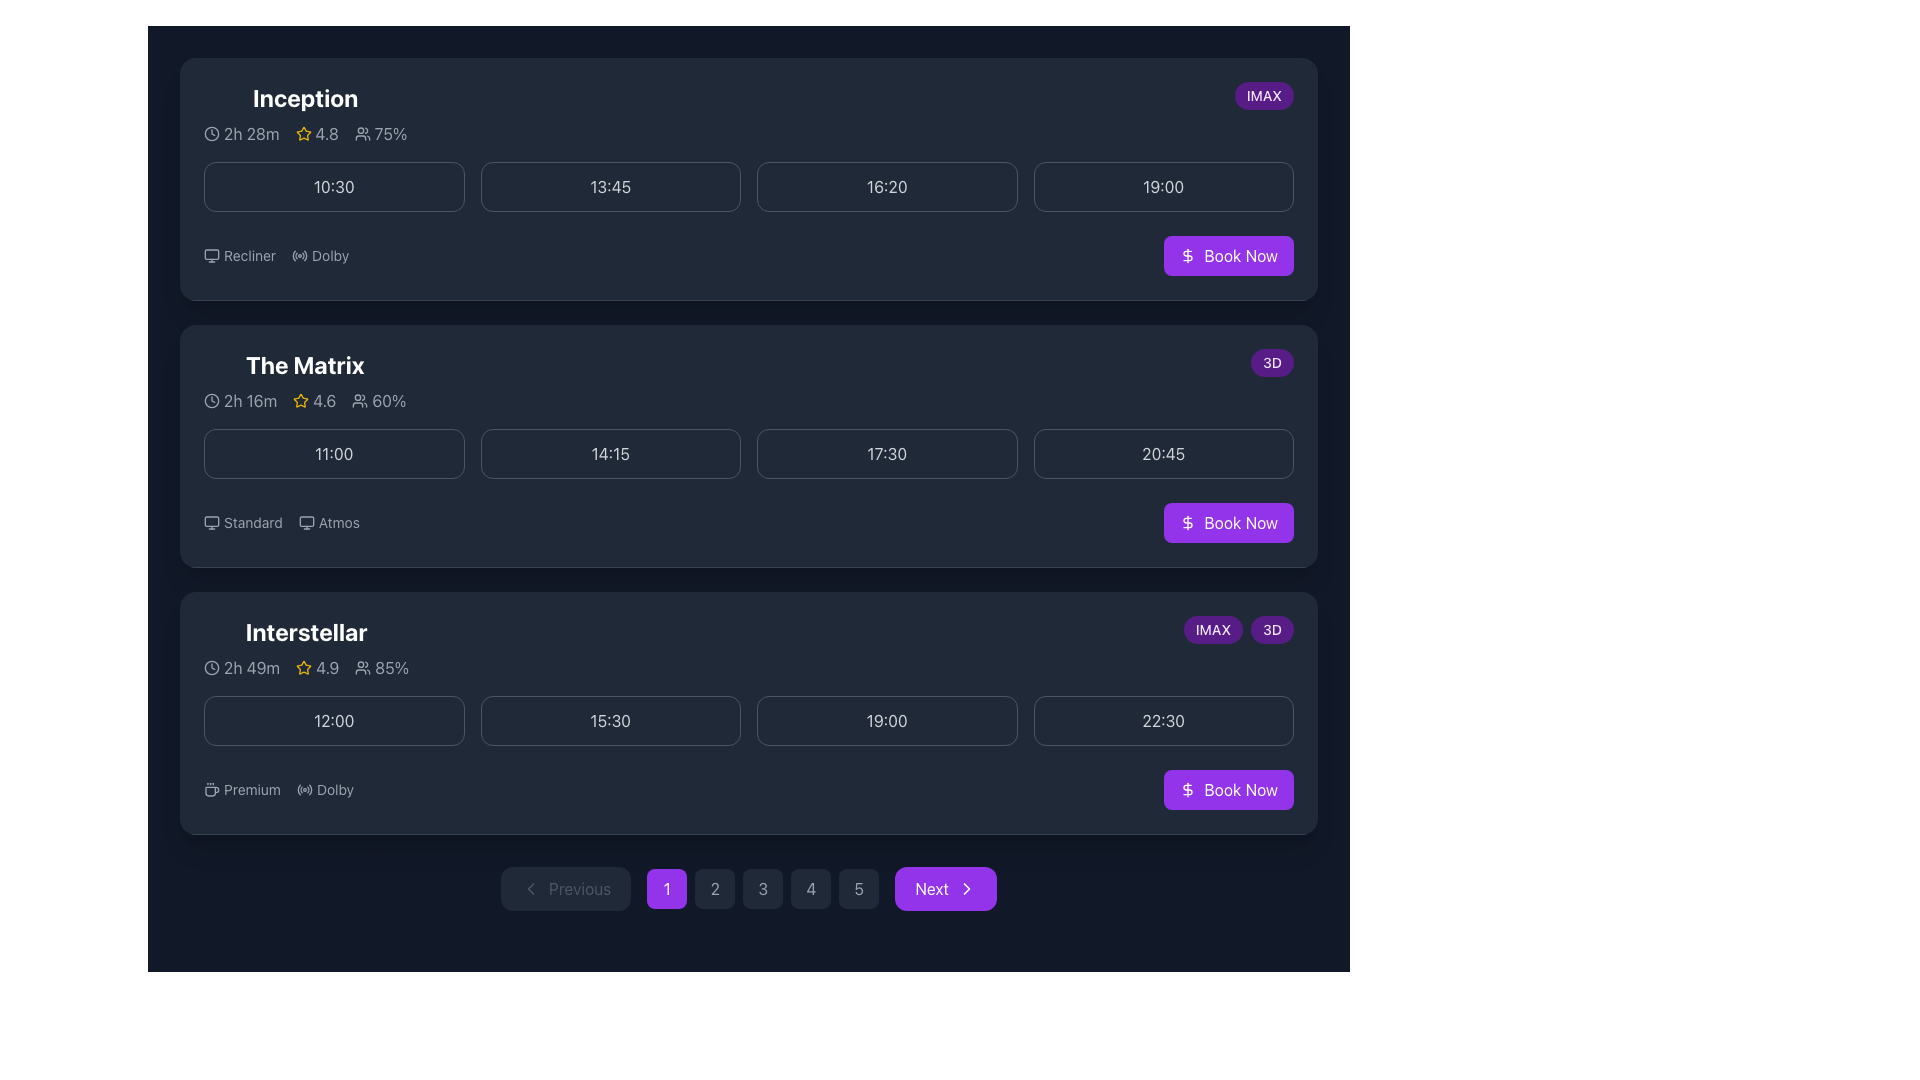  I want to click on the title and essential summary details of the movie 'Inception' located at the top-left corner of its section, so click(304, 114).